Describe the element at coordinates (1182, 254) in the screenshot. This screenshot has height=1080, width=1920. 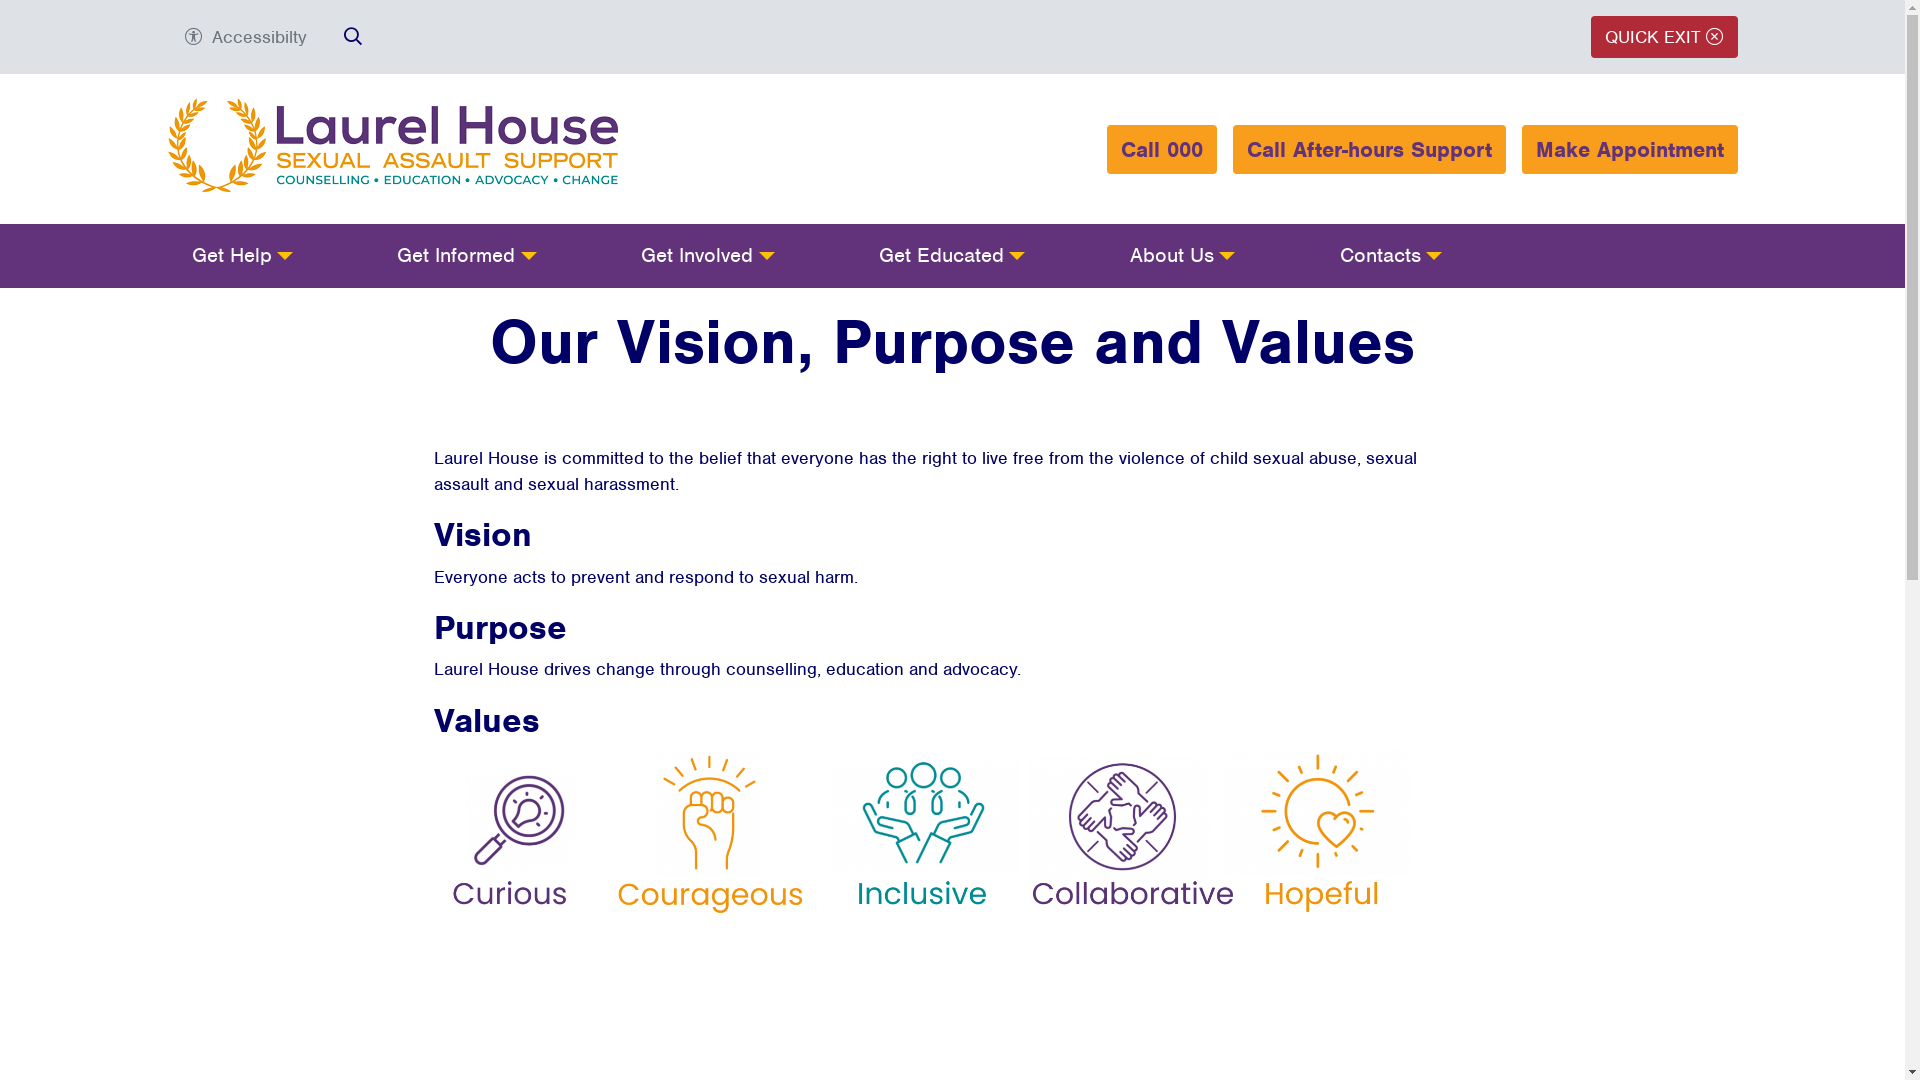
I see `'About Us'` at that location.